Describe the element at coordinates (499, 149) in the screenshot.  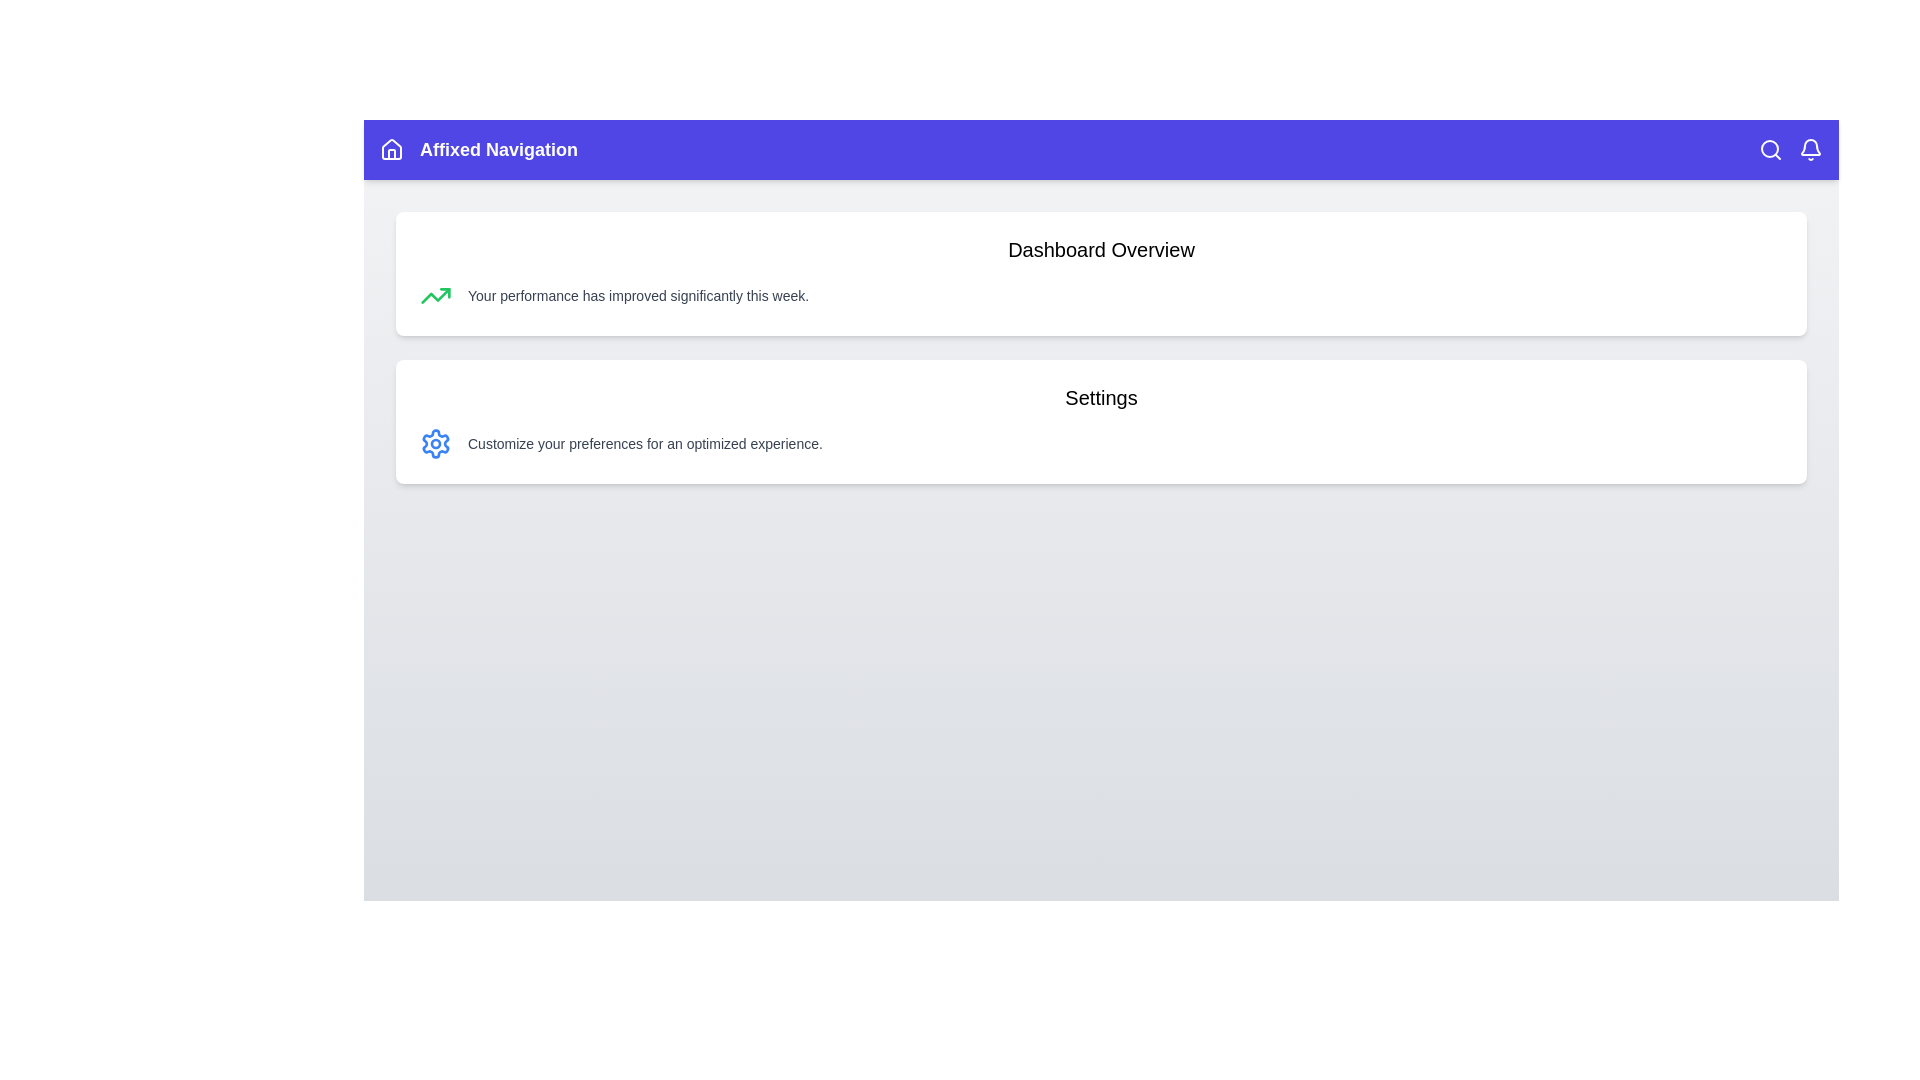
I see `text label located in the top navigation bar, positioned immediately to the right of the house icon` at that location.